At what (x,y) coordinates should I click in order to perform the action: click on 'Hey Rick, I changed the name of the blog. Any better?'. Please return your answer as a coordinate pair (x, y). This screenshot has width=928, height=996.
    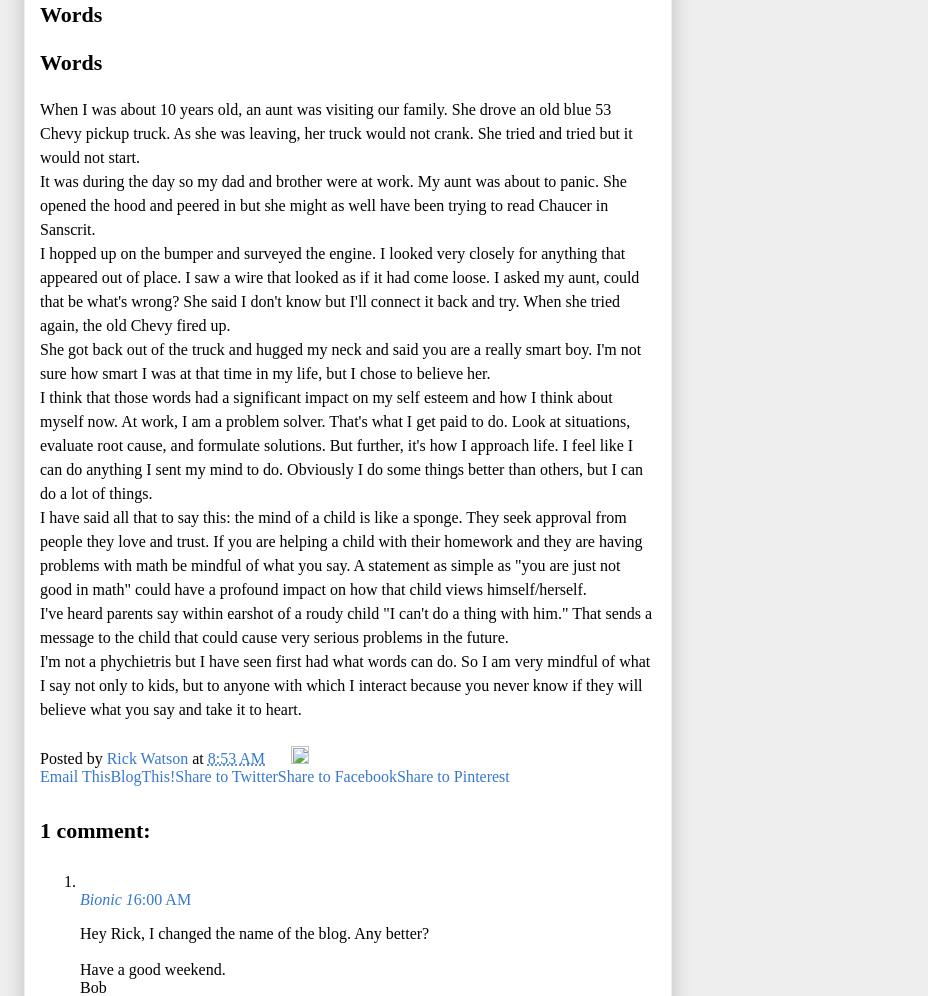
    Looking at the image, I should click on (253, 933).